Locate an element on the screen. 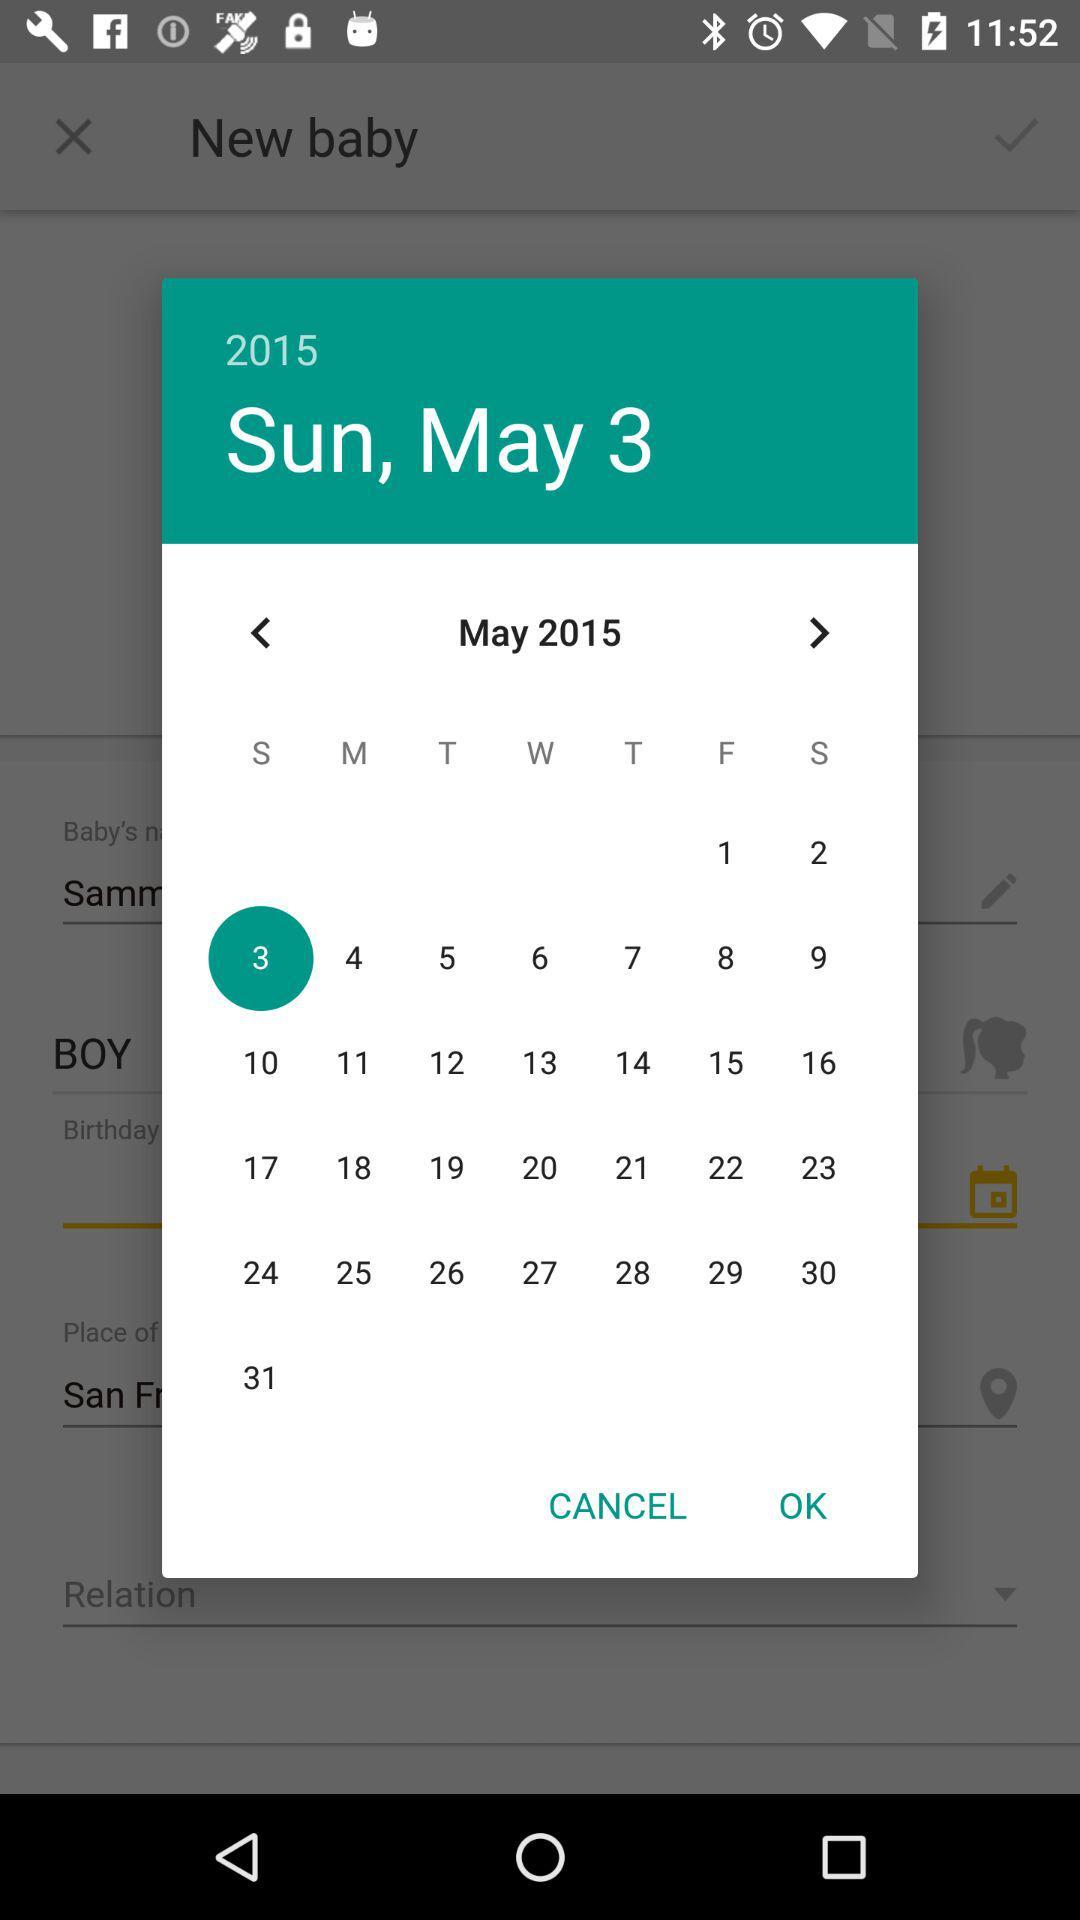 The image size is (1080, 1920). the item below the sun, may 3 icon is located at coordinates (260, 632).